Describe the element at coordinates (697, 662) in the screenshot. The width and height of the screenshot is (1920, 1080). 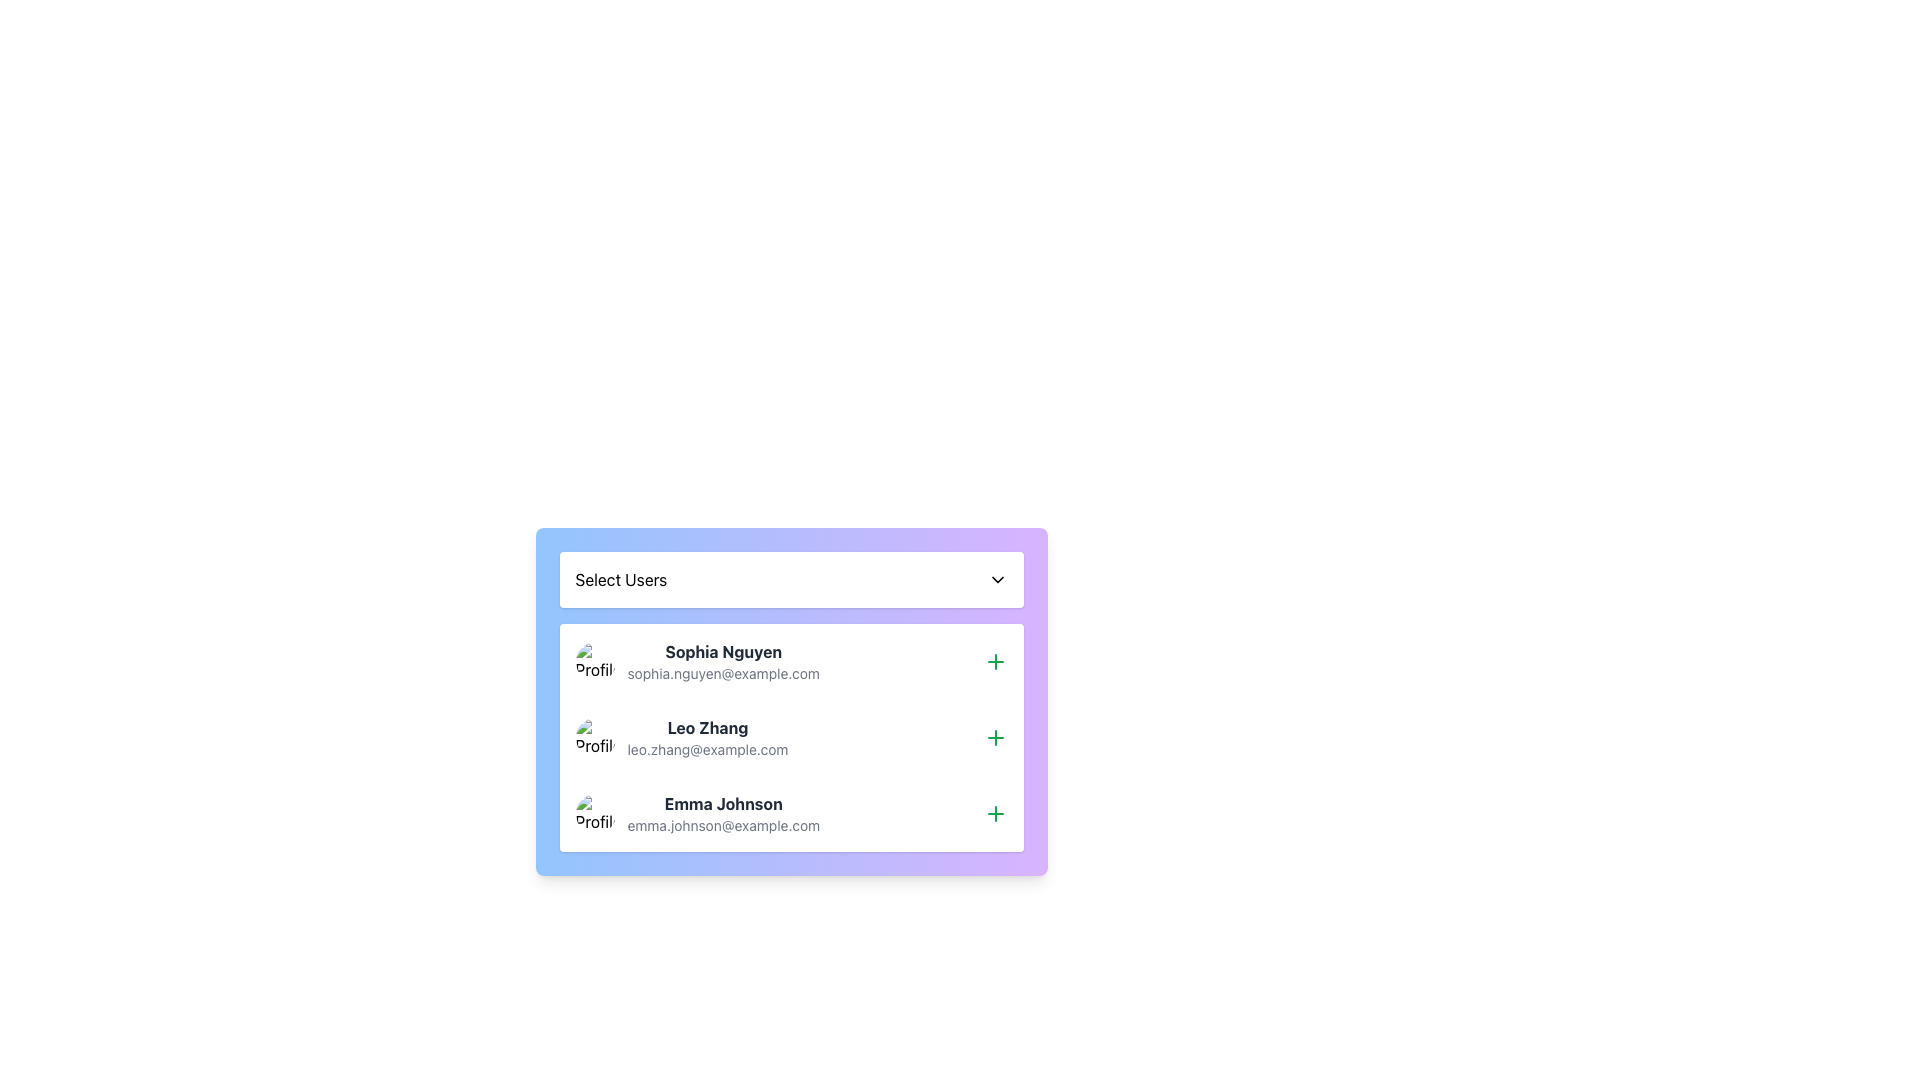
I see `the first user entry` at that location.